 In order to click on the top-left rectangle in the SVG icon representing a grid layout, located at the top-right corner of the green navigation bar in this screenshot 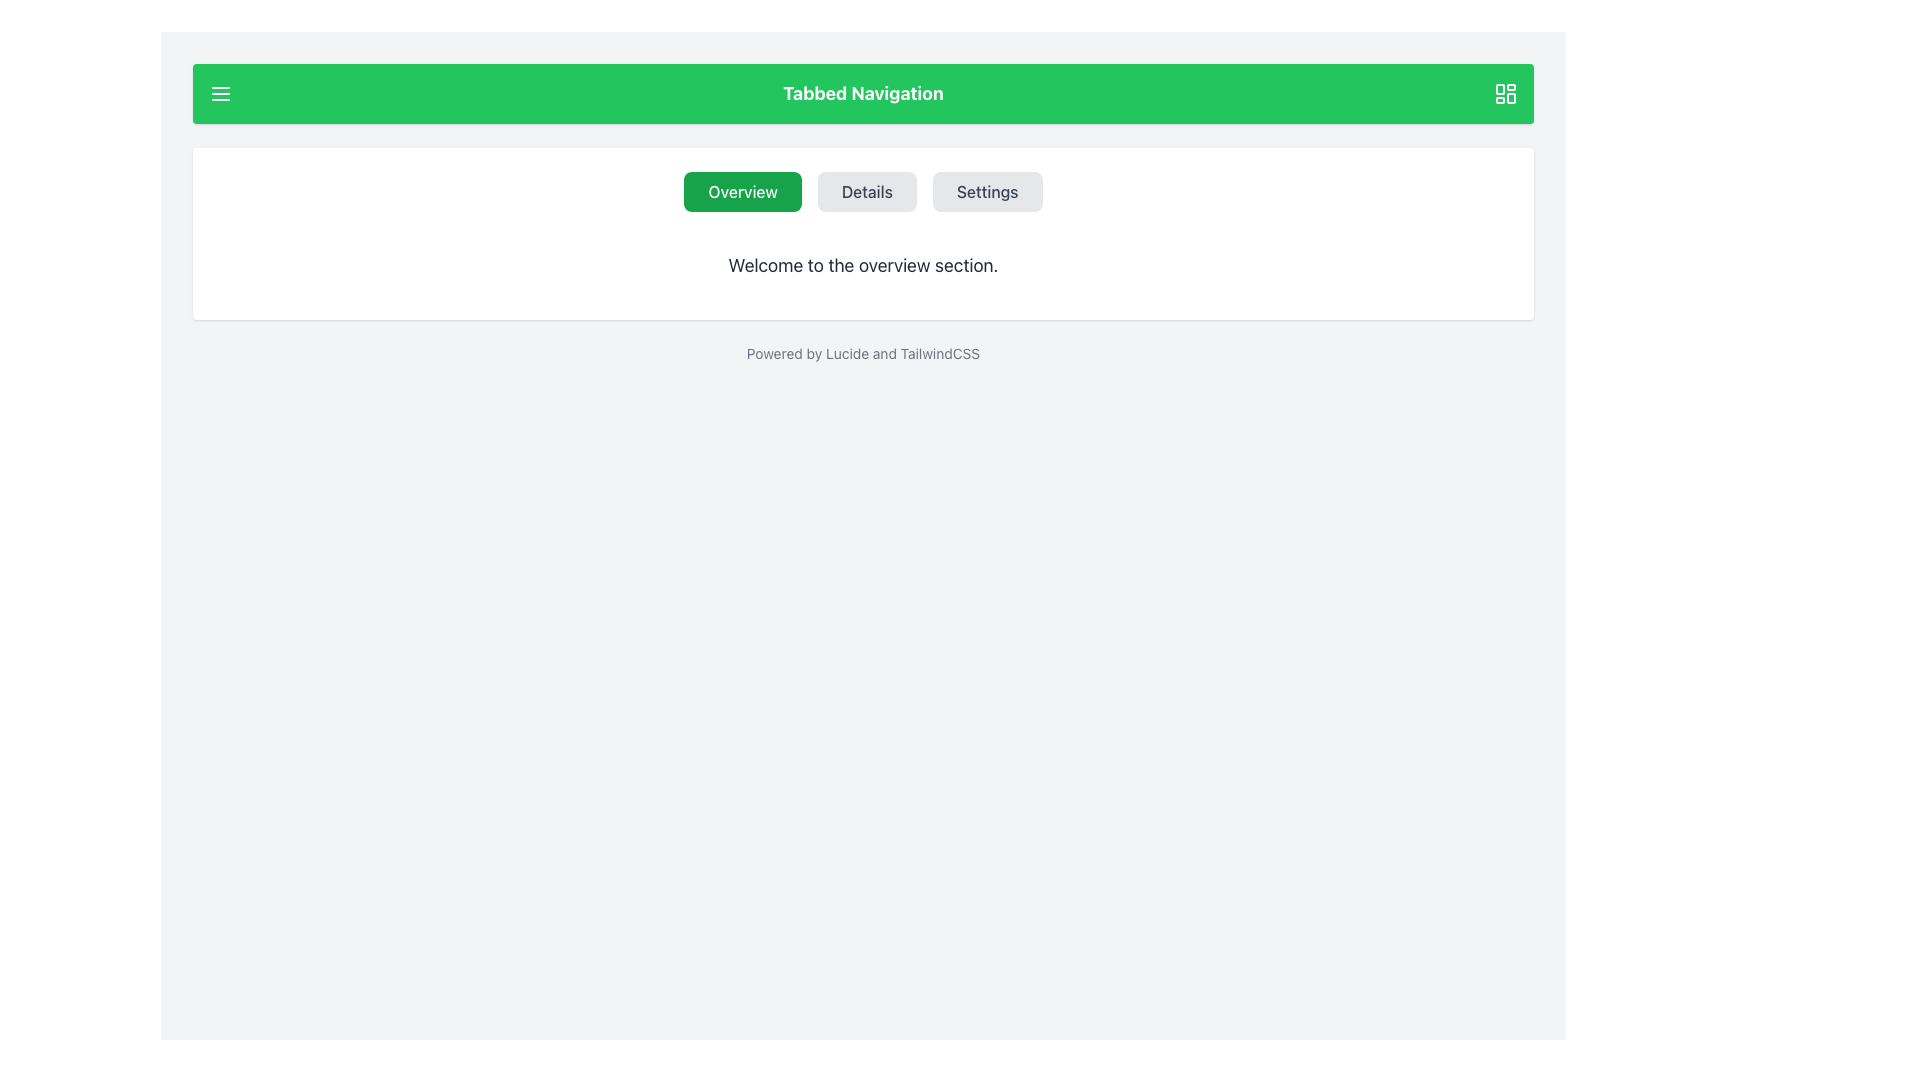, I will do `click(1500, 88)`.